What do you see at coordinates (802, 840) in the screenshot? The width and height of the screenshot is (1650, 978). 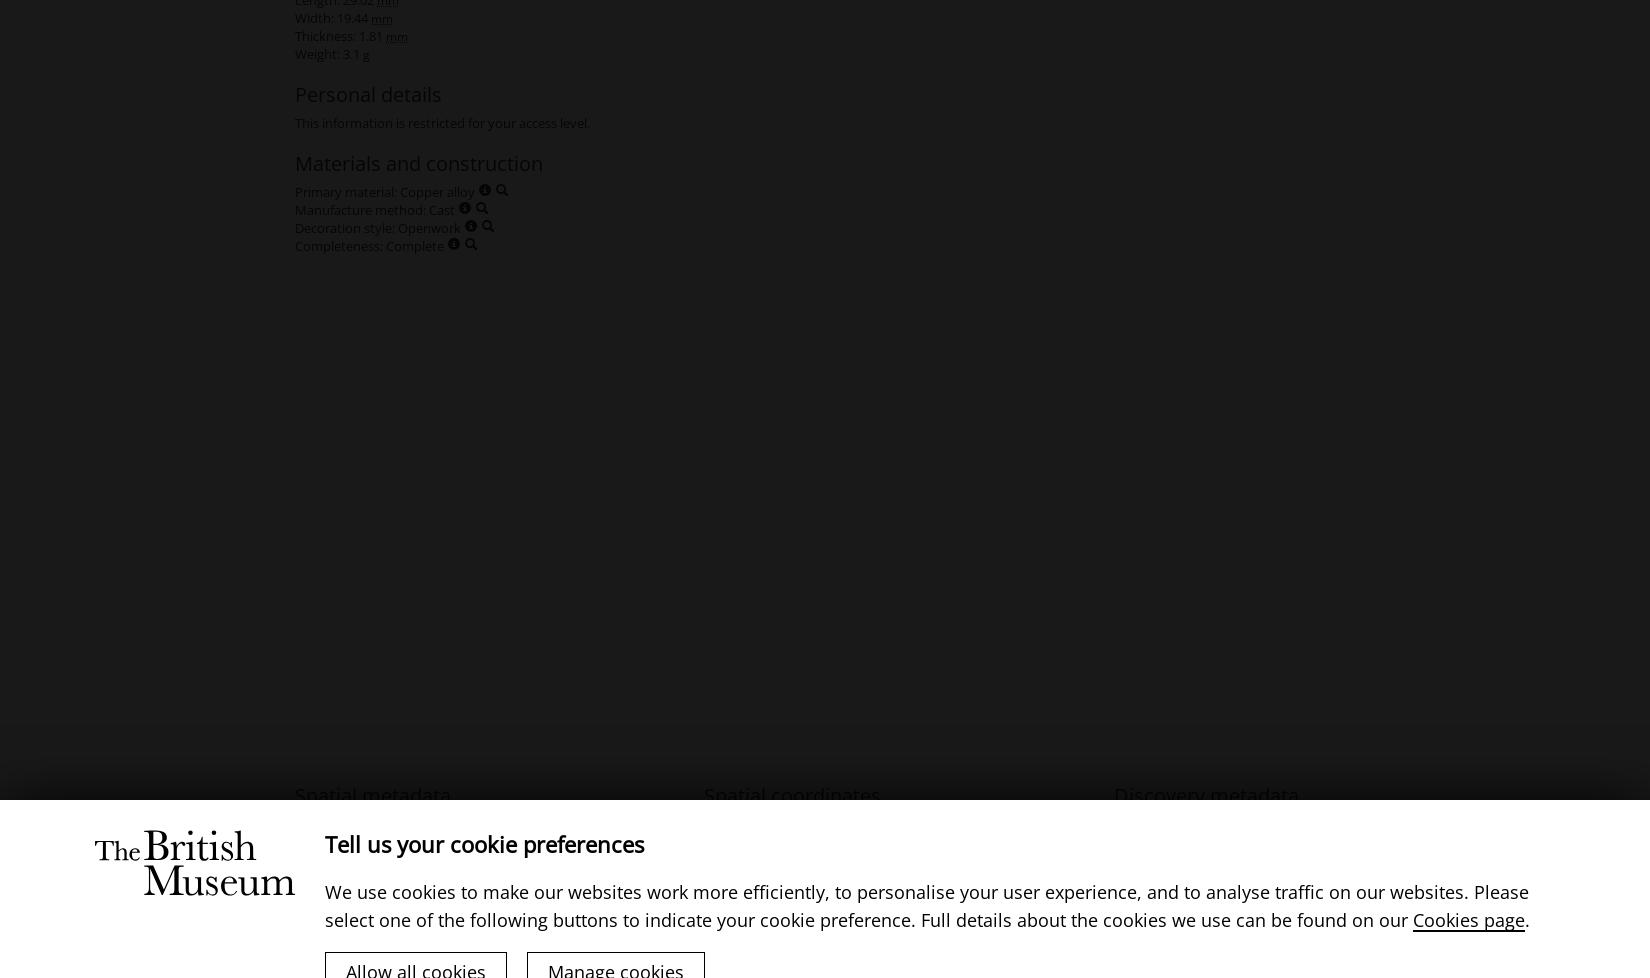 I see `'Four figure Latitude: 52.43690027'` at bounding box center [802, 840].